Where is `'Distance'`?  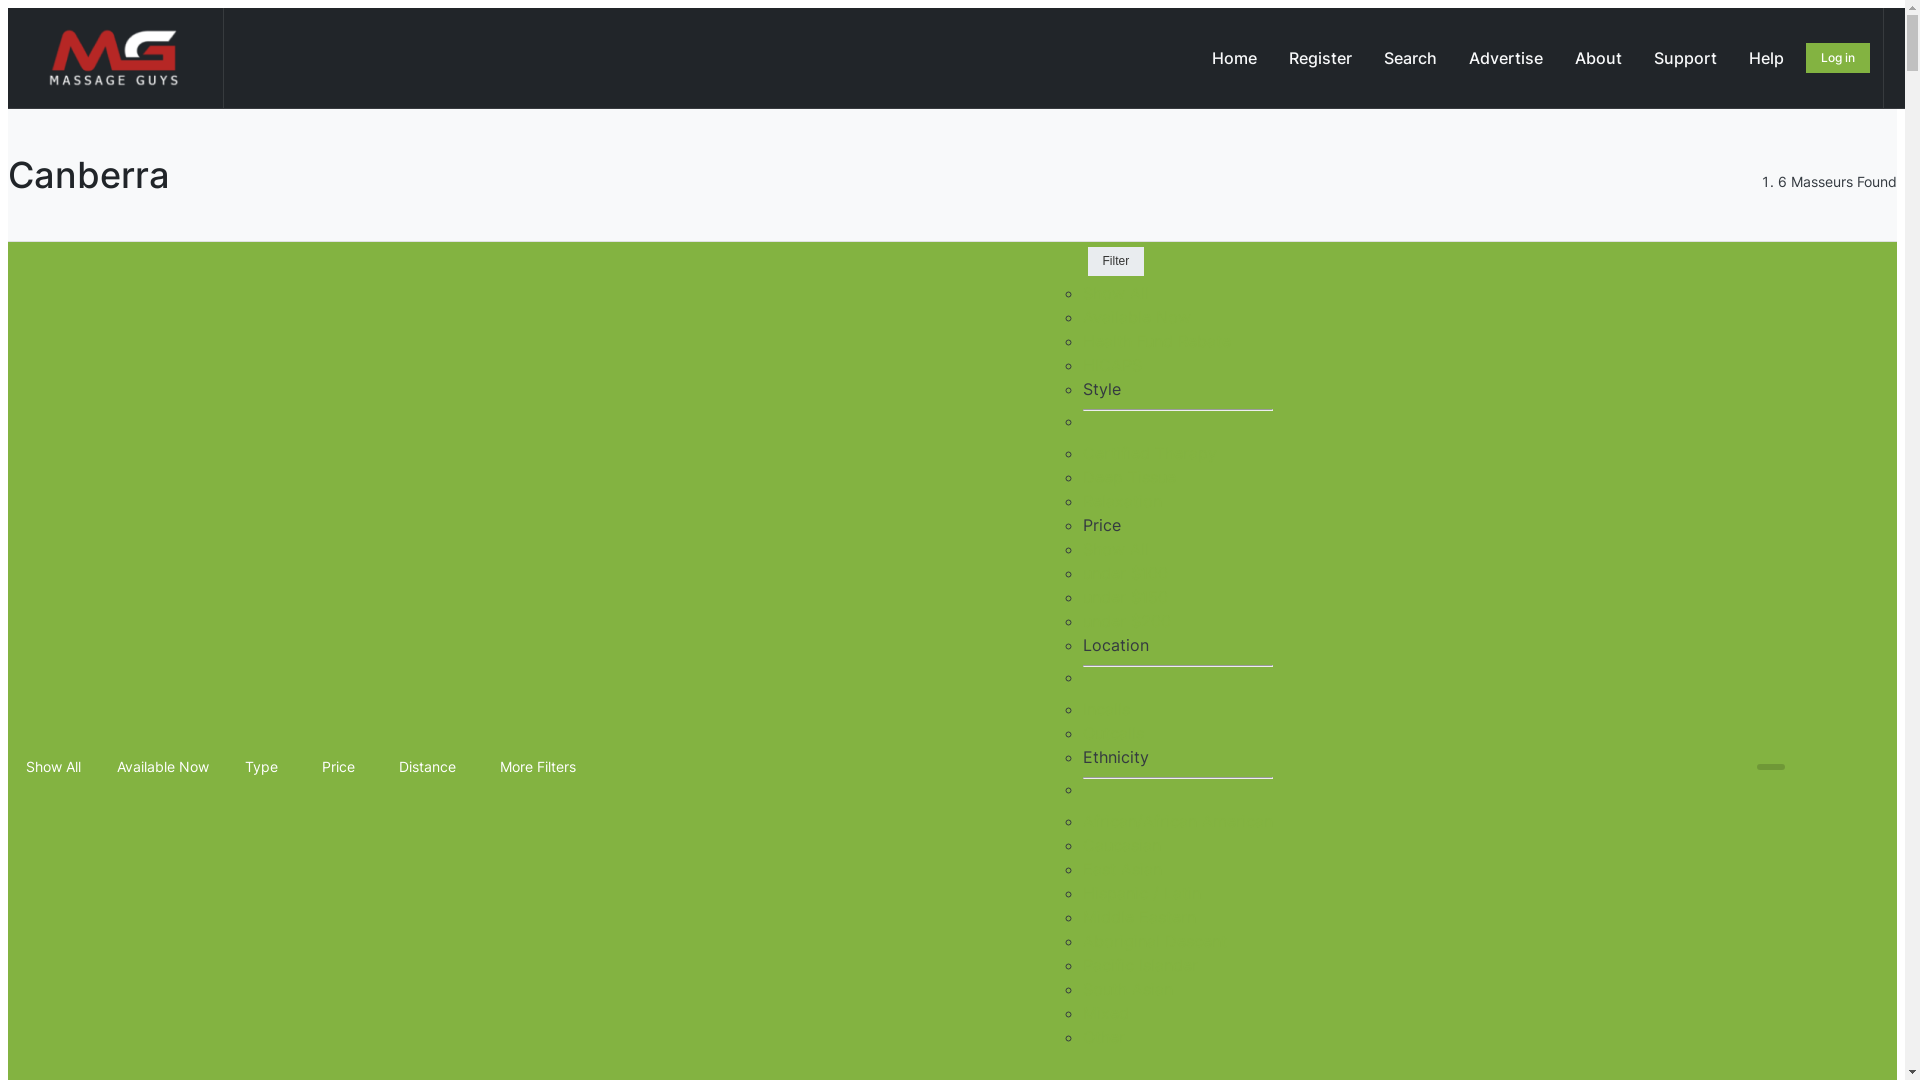 'Distance' is located at coordinates (430, 766).